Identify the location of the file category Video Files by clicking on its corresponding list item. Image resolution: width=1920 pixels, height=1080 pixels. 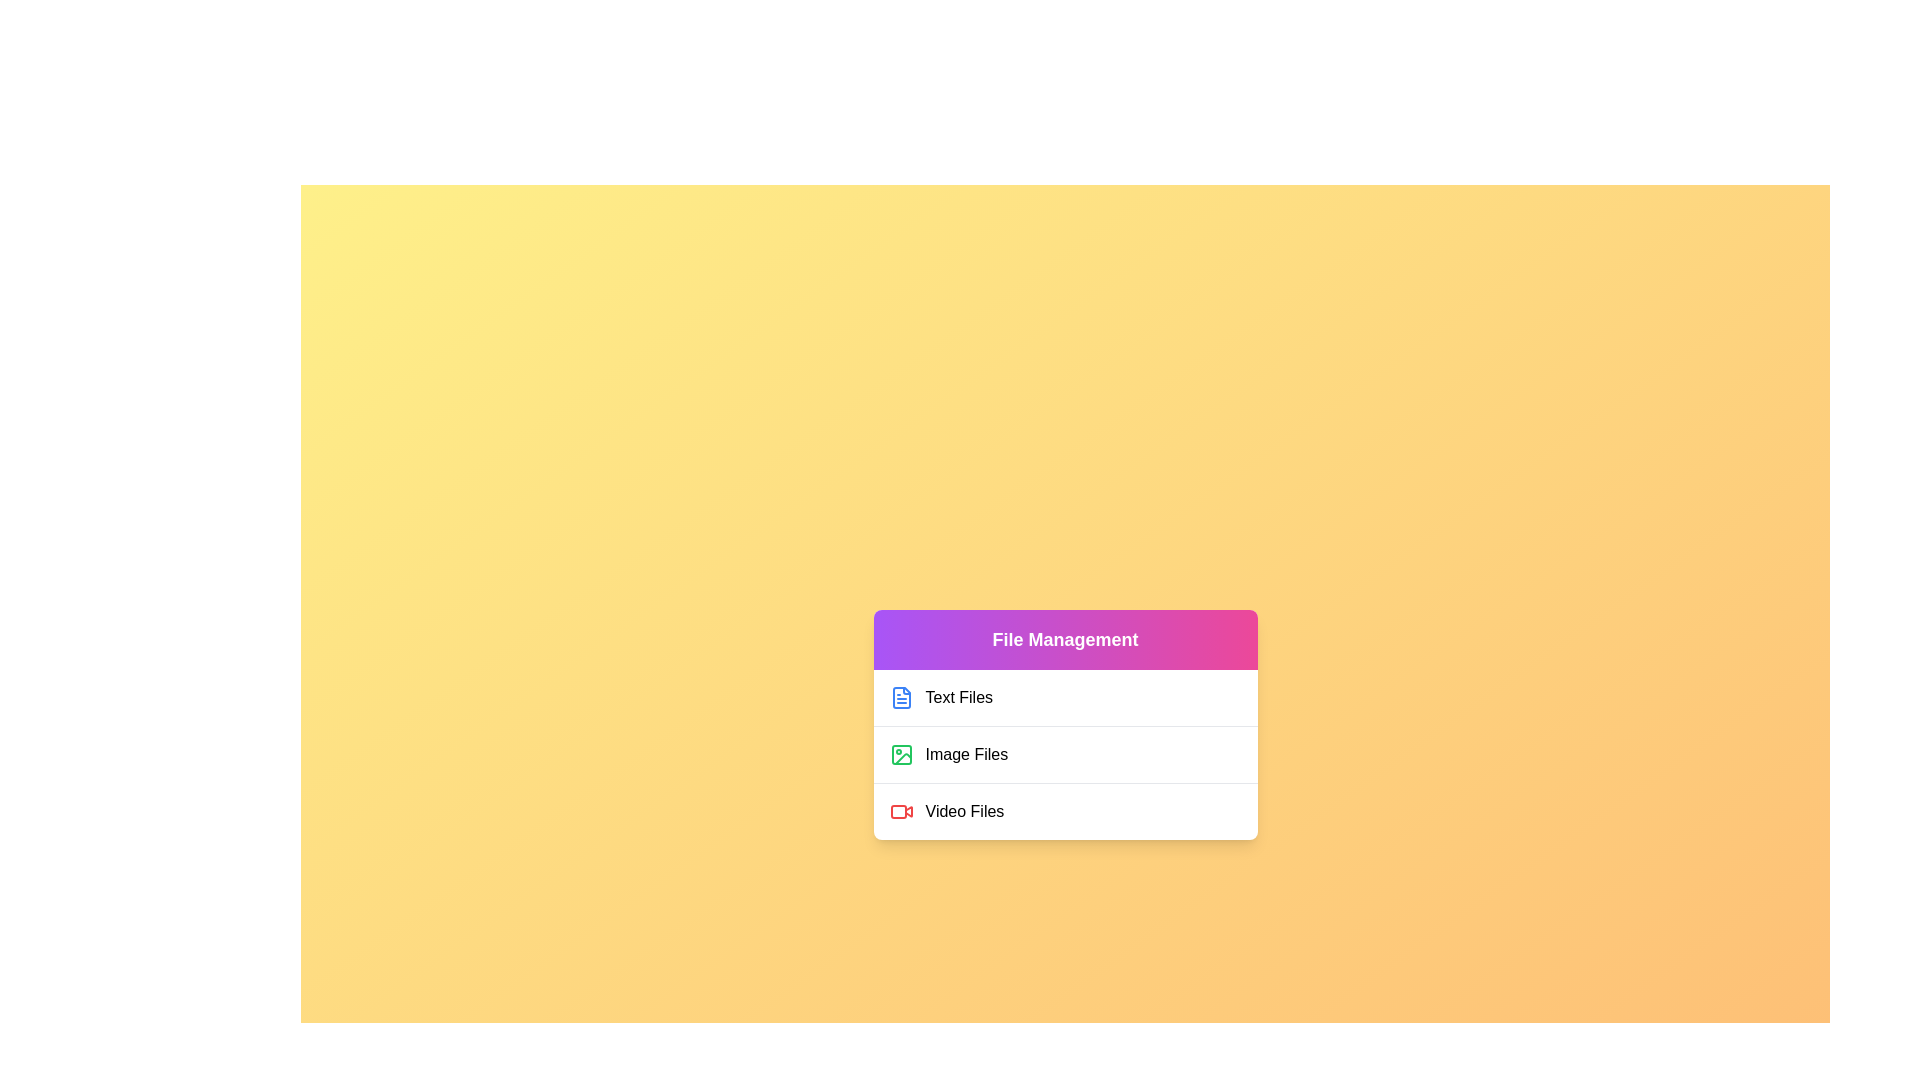
(1064, 811).